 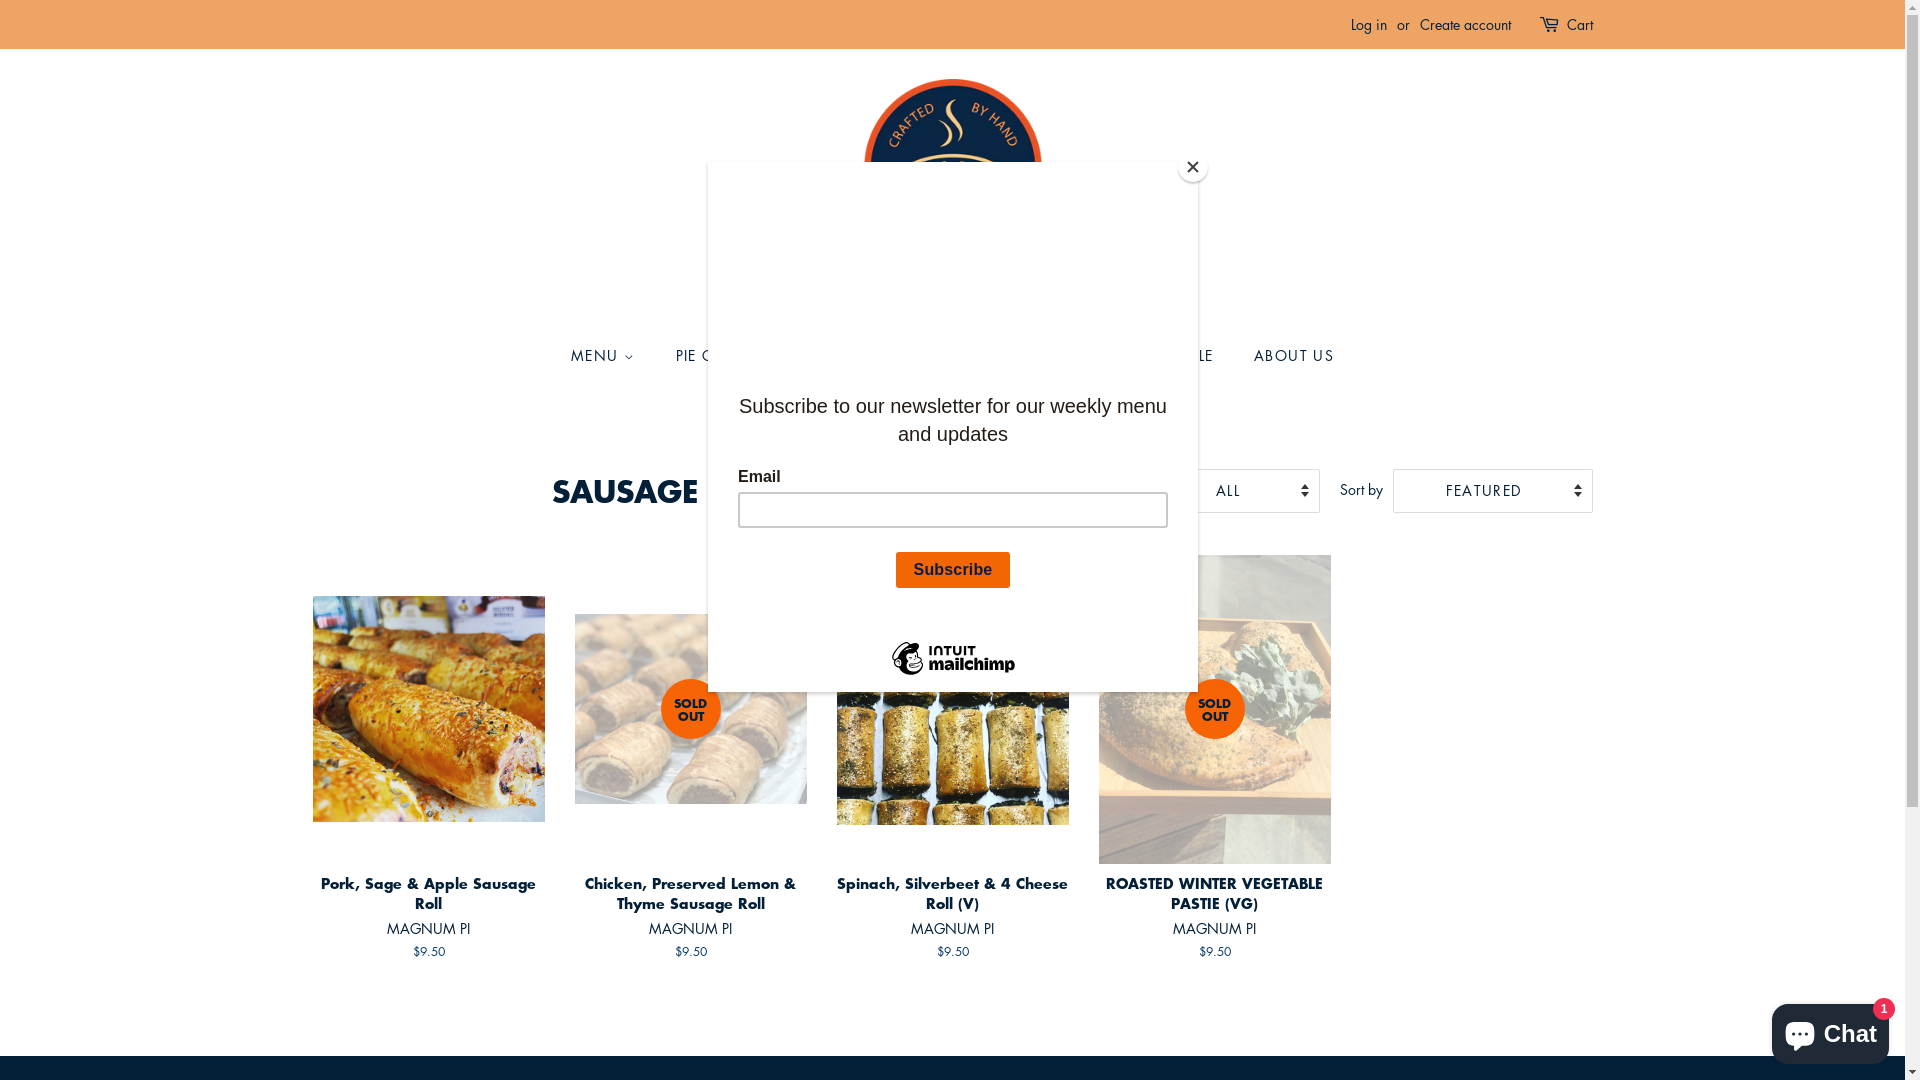 I want to click on 'CONTACT', so click(x=1044, y=354).